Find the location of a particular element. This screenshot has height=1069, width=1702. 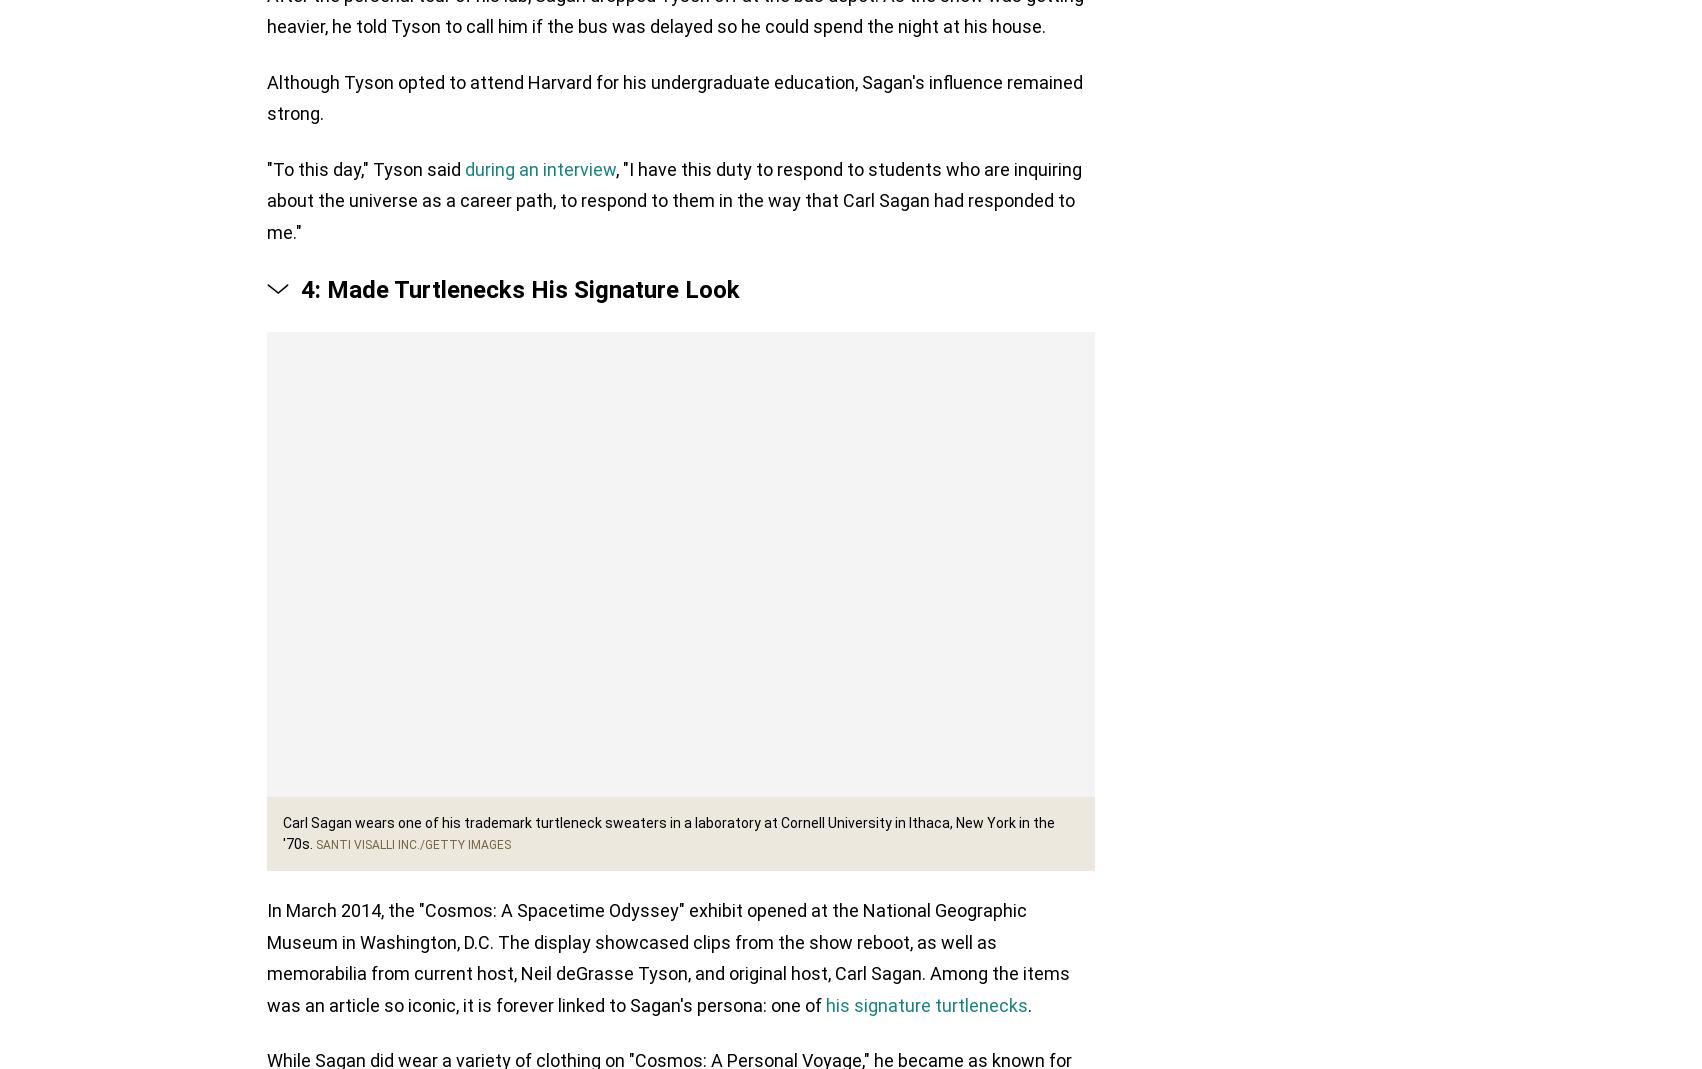

'.' is located at coordinates (1027, 1007).